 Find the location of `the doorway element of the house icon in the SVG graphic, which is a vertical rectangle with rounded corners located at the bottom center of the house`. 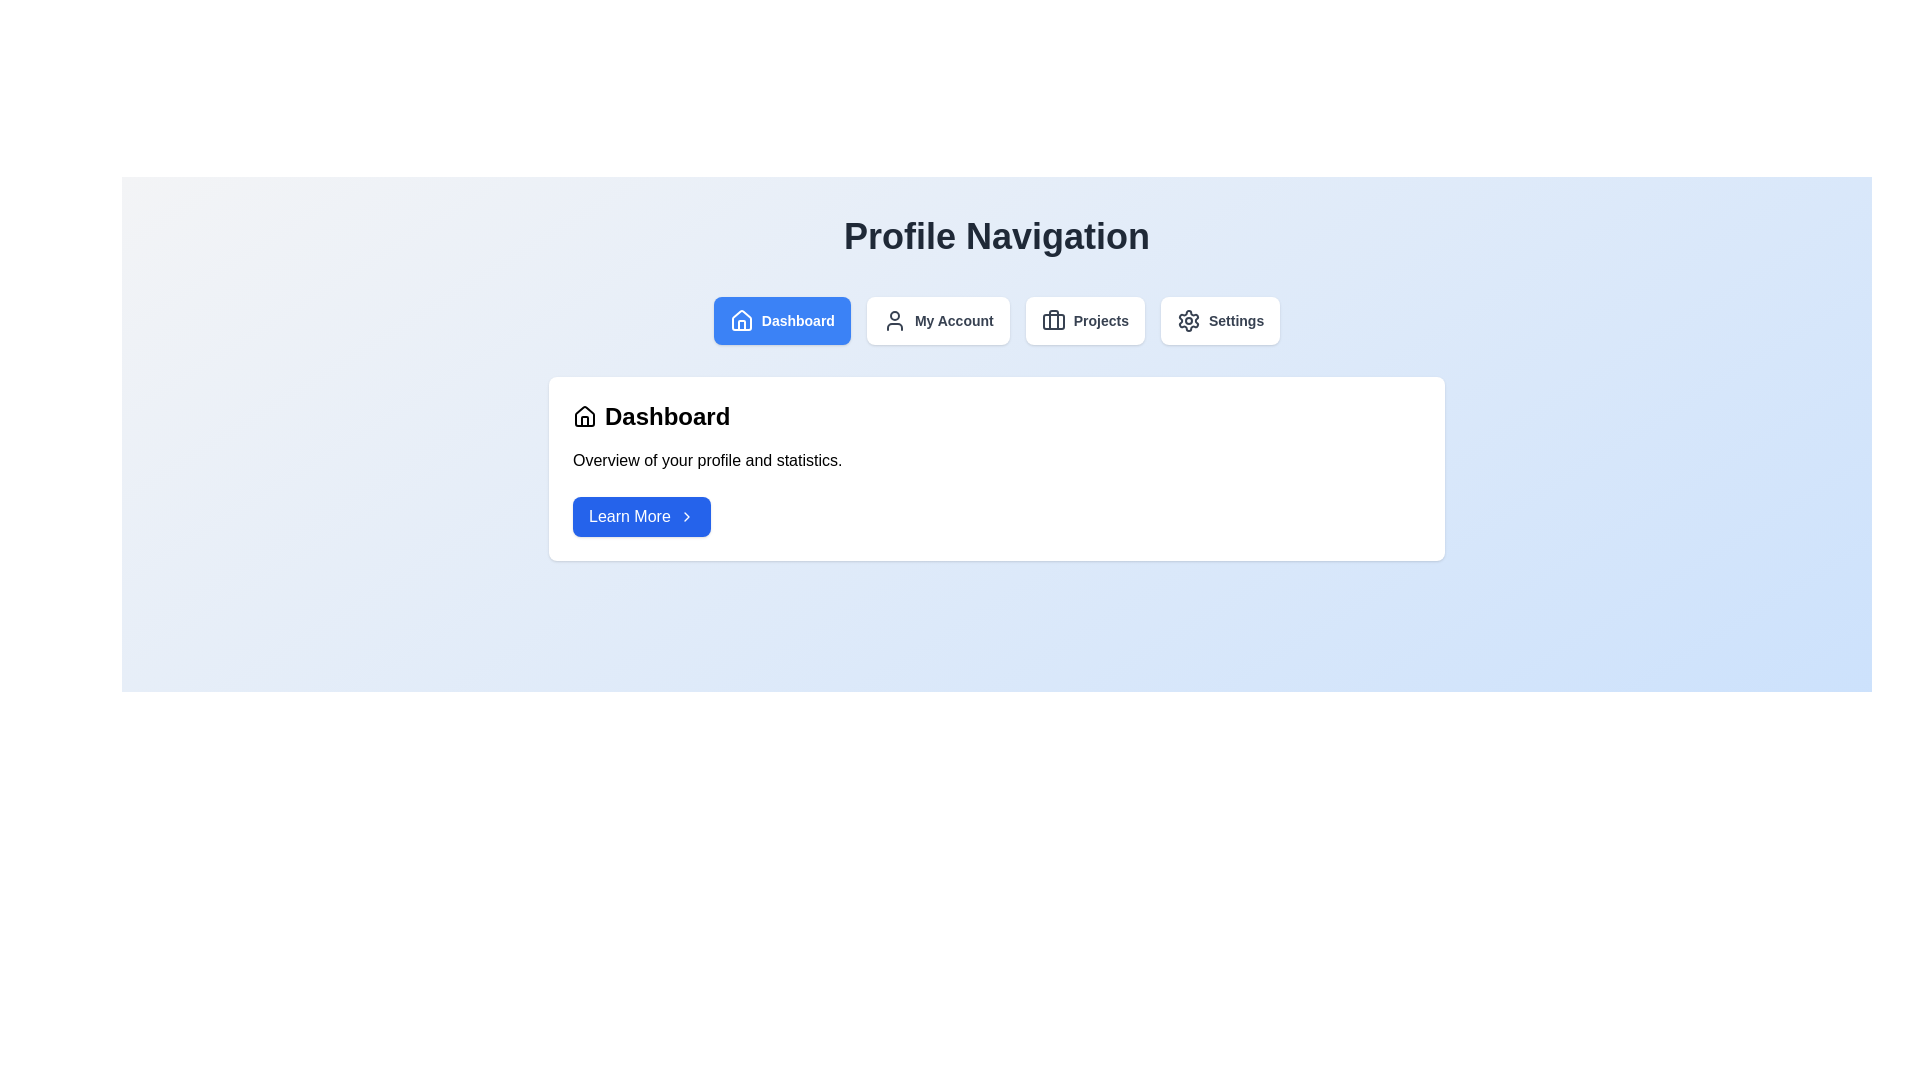

the doorway element of the house icon in the SVG graphic, which is a vertical rectangle with rounded corners located at the bottom center of the house is located at coordinates (740, 324).